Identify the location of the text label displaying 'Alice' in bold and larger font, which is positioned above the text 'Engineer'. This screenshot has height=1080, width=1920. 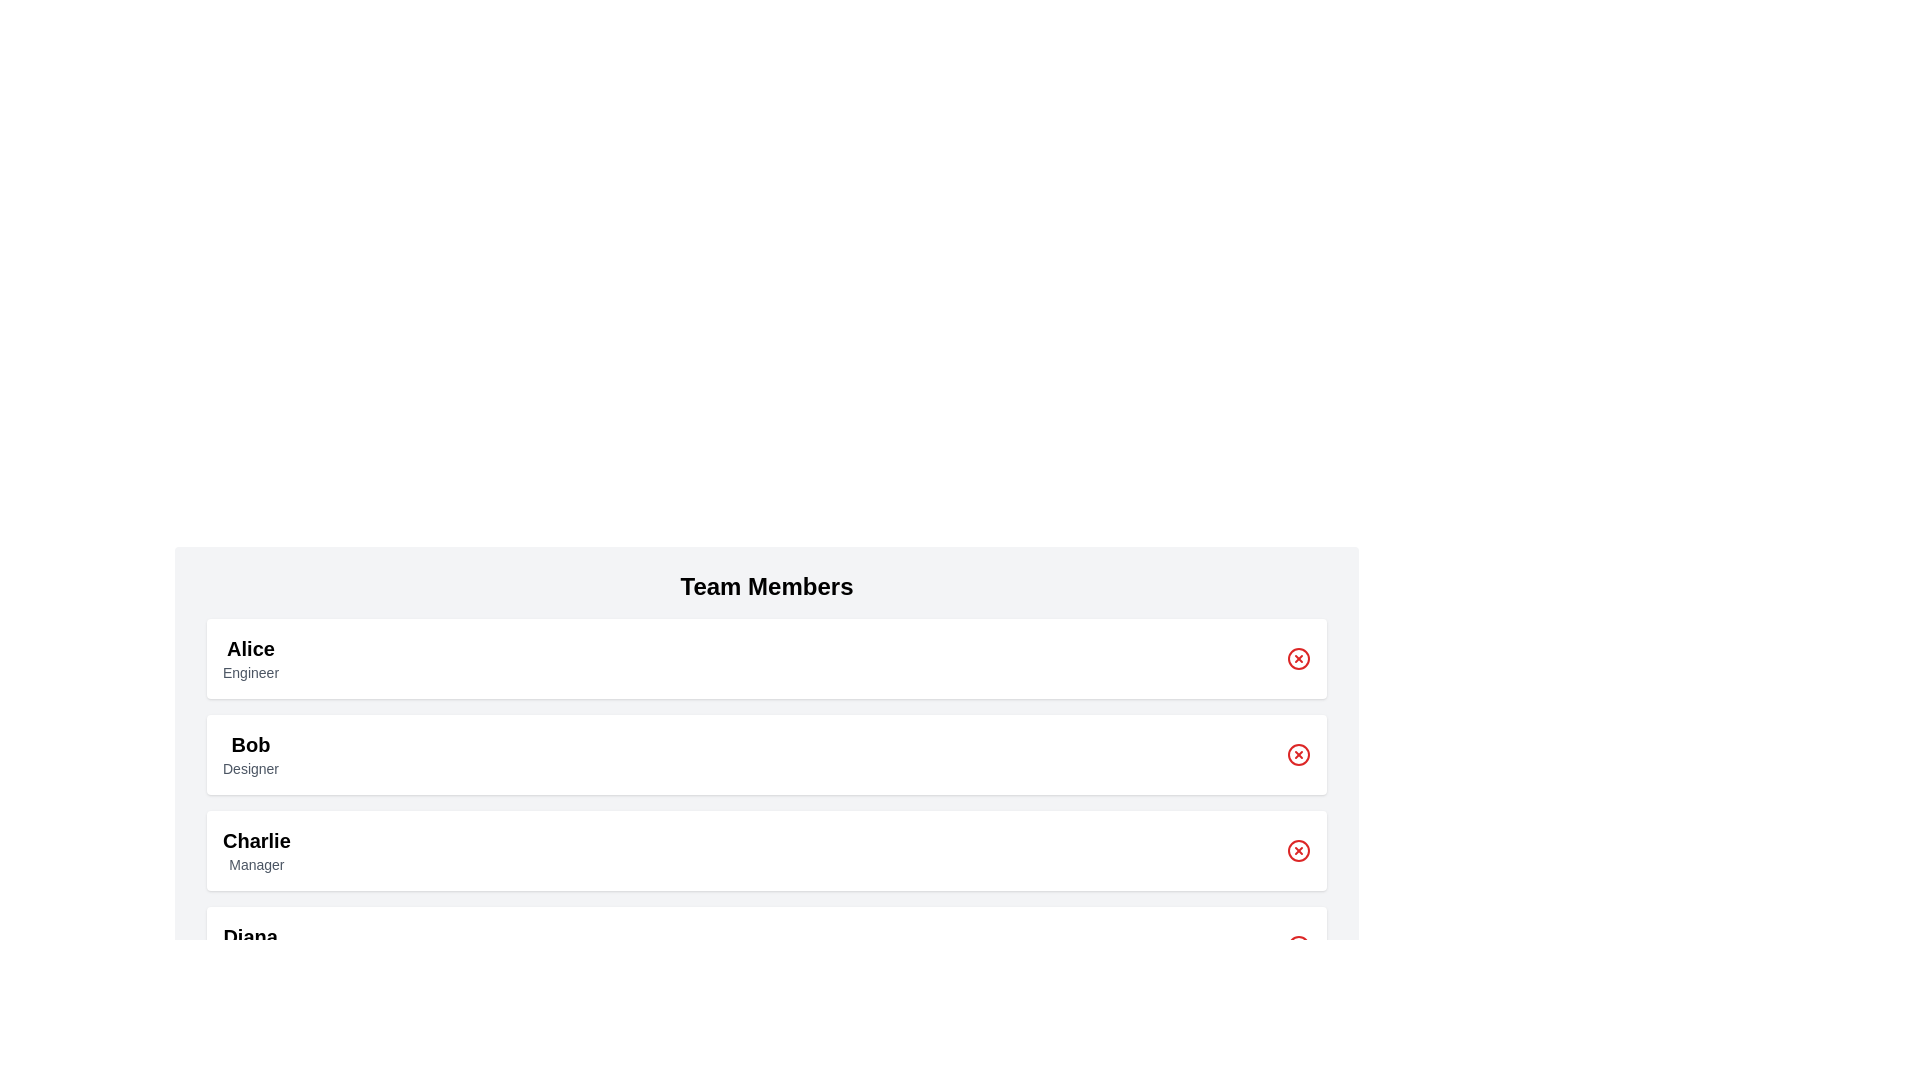
(249, 648).